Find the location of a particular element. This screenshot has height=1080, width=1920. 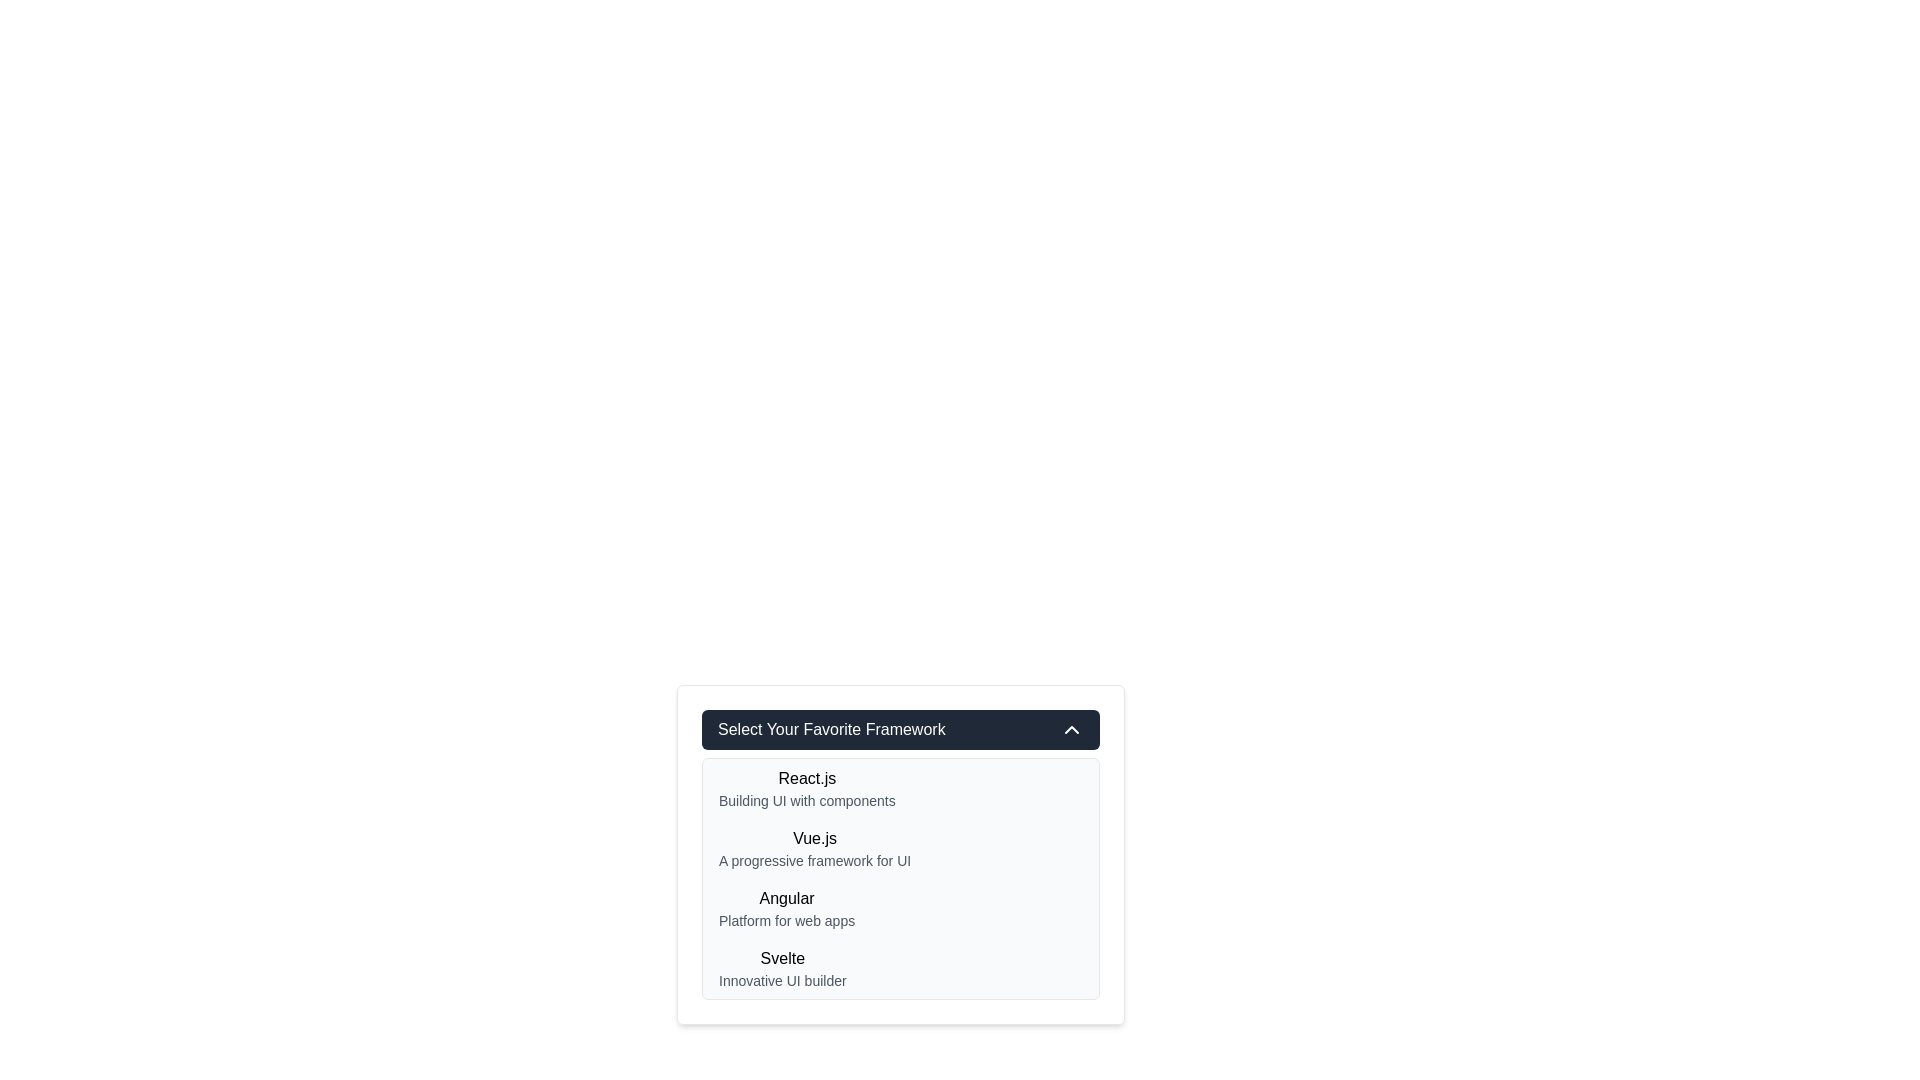

the informative list item element that contains 'Angular' in bold and 'Platform for web apps' in smaller text, located near the center-bottom of the drop-down panel is located at coordinates (786, 909).